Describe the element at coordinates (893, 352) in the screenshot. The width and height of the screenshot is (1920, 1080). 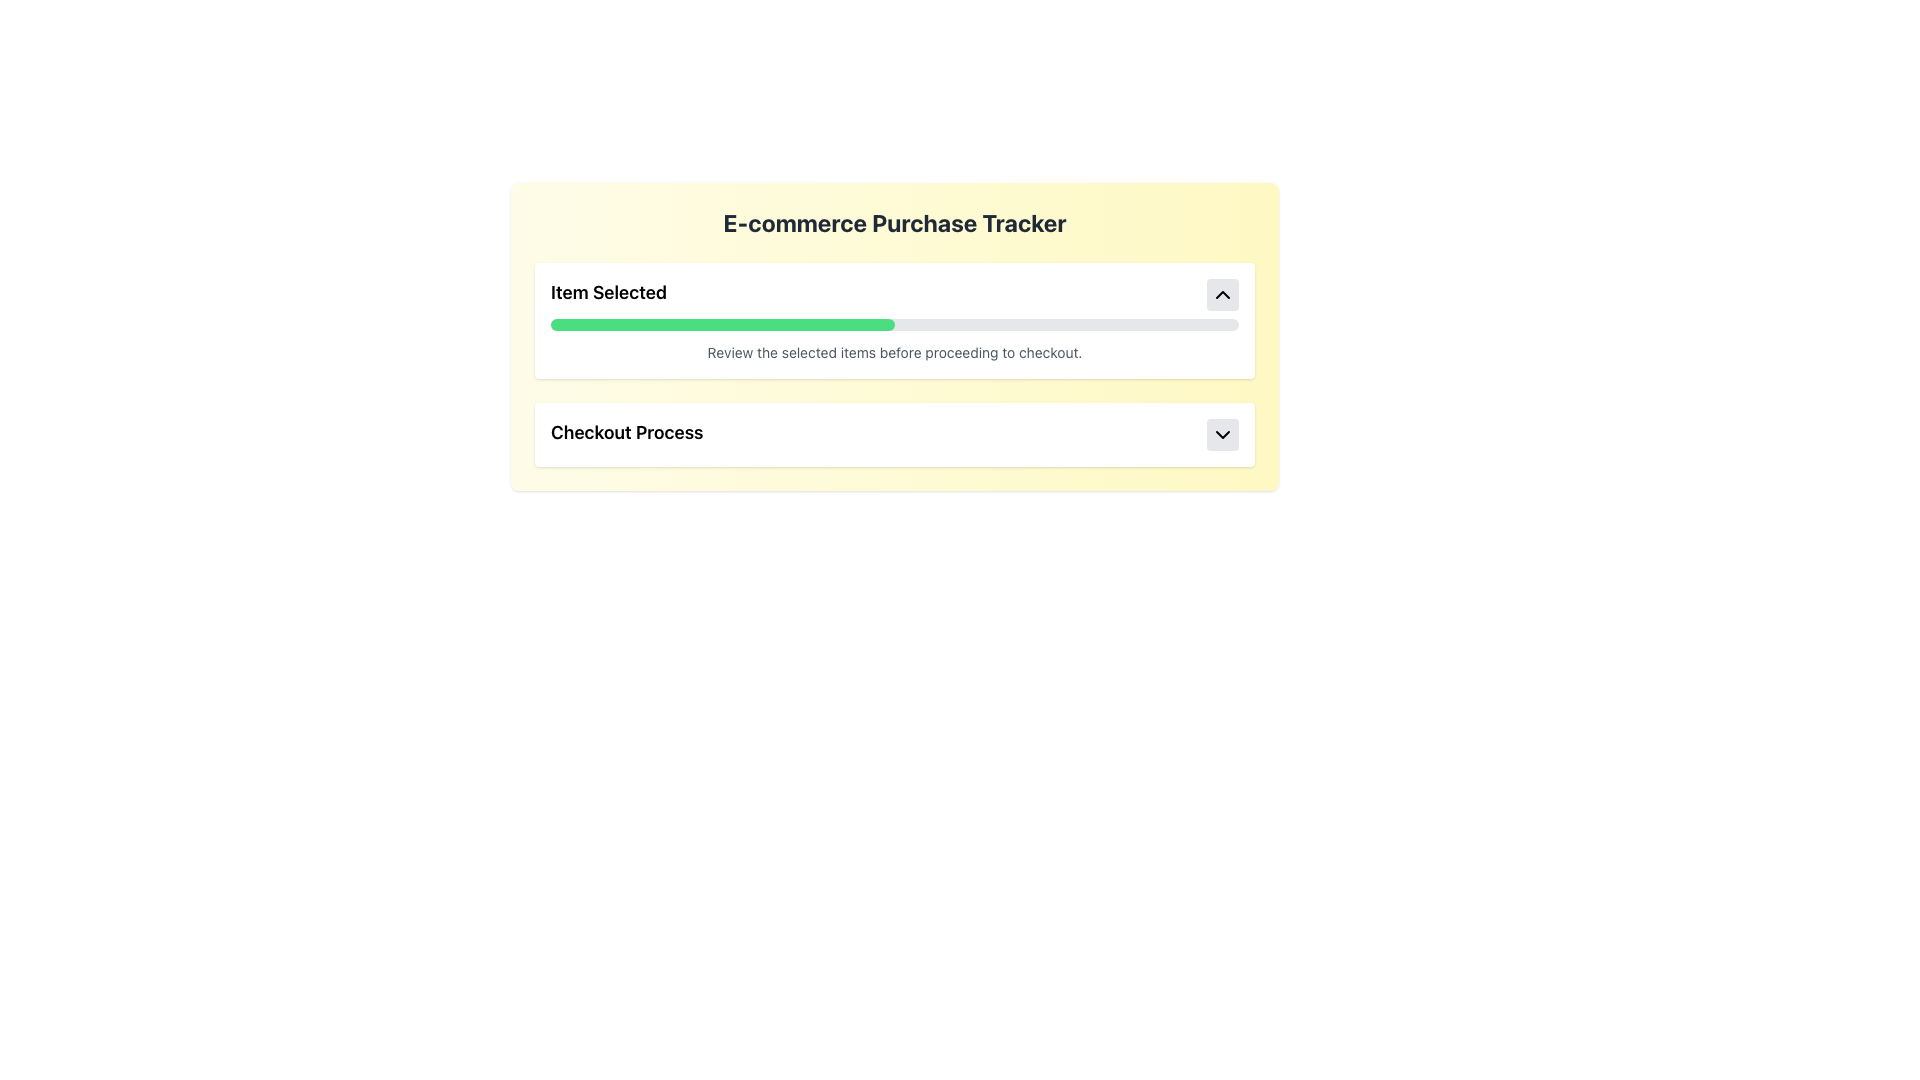
I see `the Static Text Label that conveys information about reviewing selected items before proceeding to checkout, located below the 'Item Selected' progress bar and above the 'Checkout Process' section` at that location.